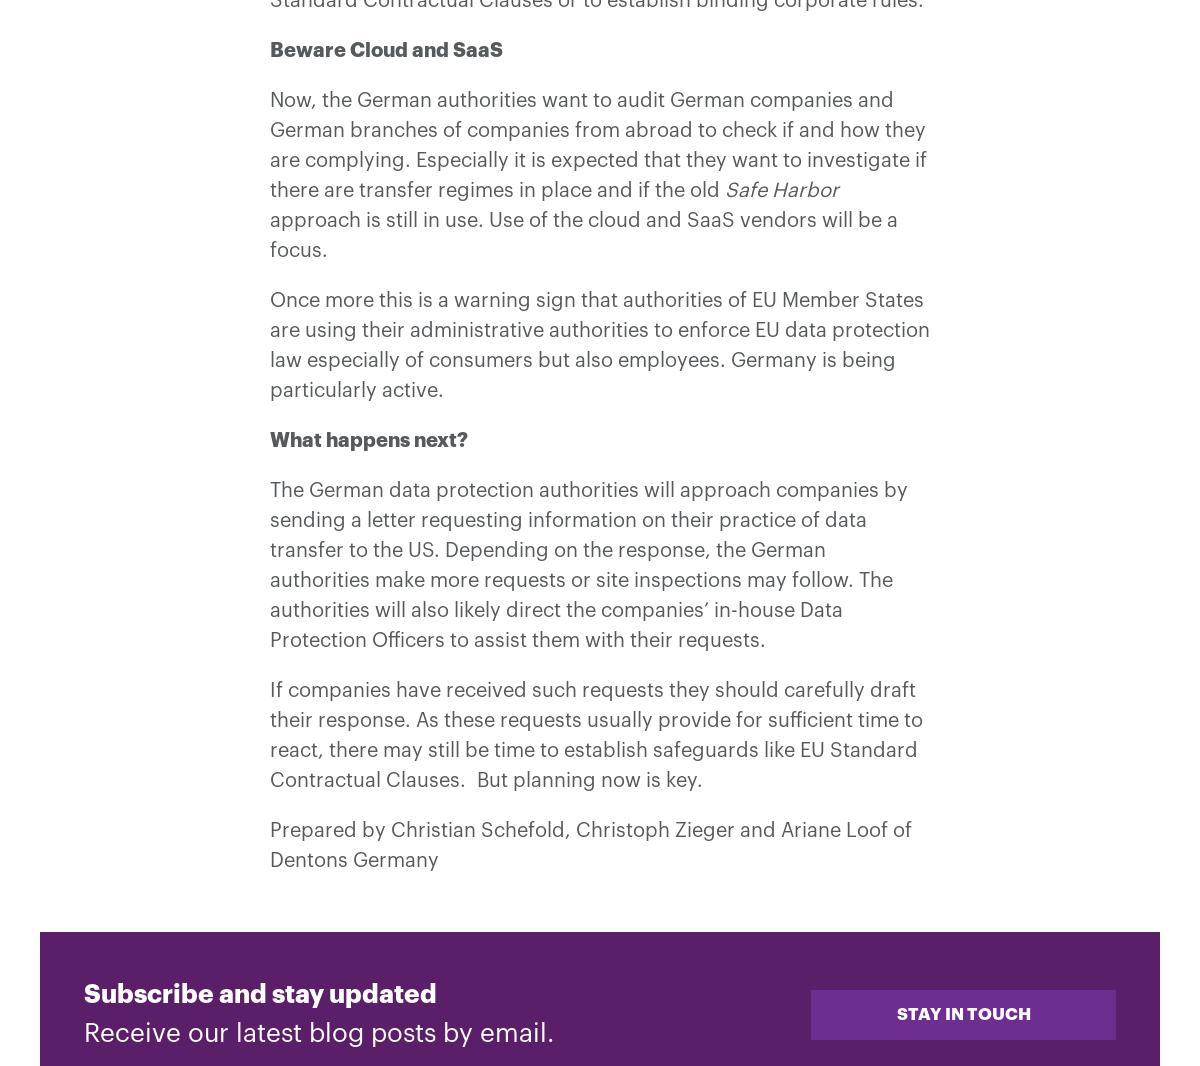 The image size is (1200, 1066). What do you see at coordinates (269, 440) in the screenshot?
I see `'What happens next?'` at bounding box center [269, 440].